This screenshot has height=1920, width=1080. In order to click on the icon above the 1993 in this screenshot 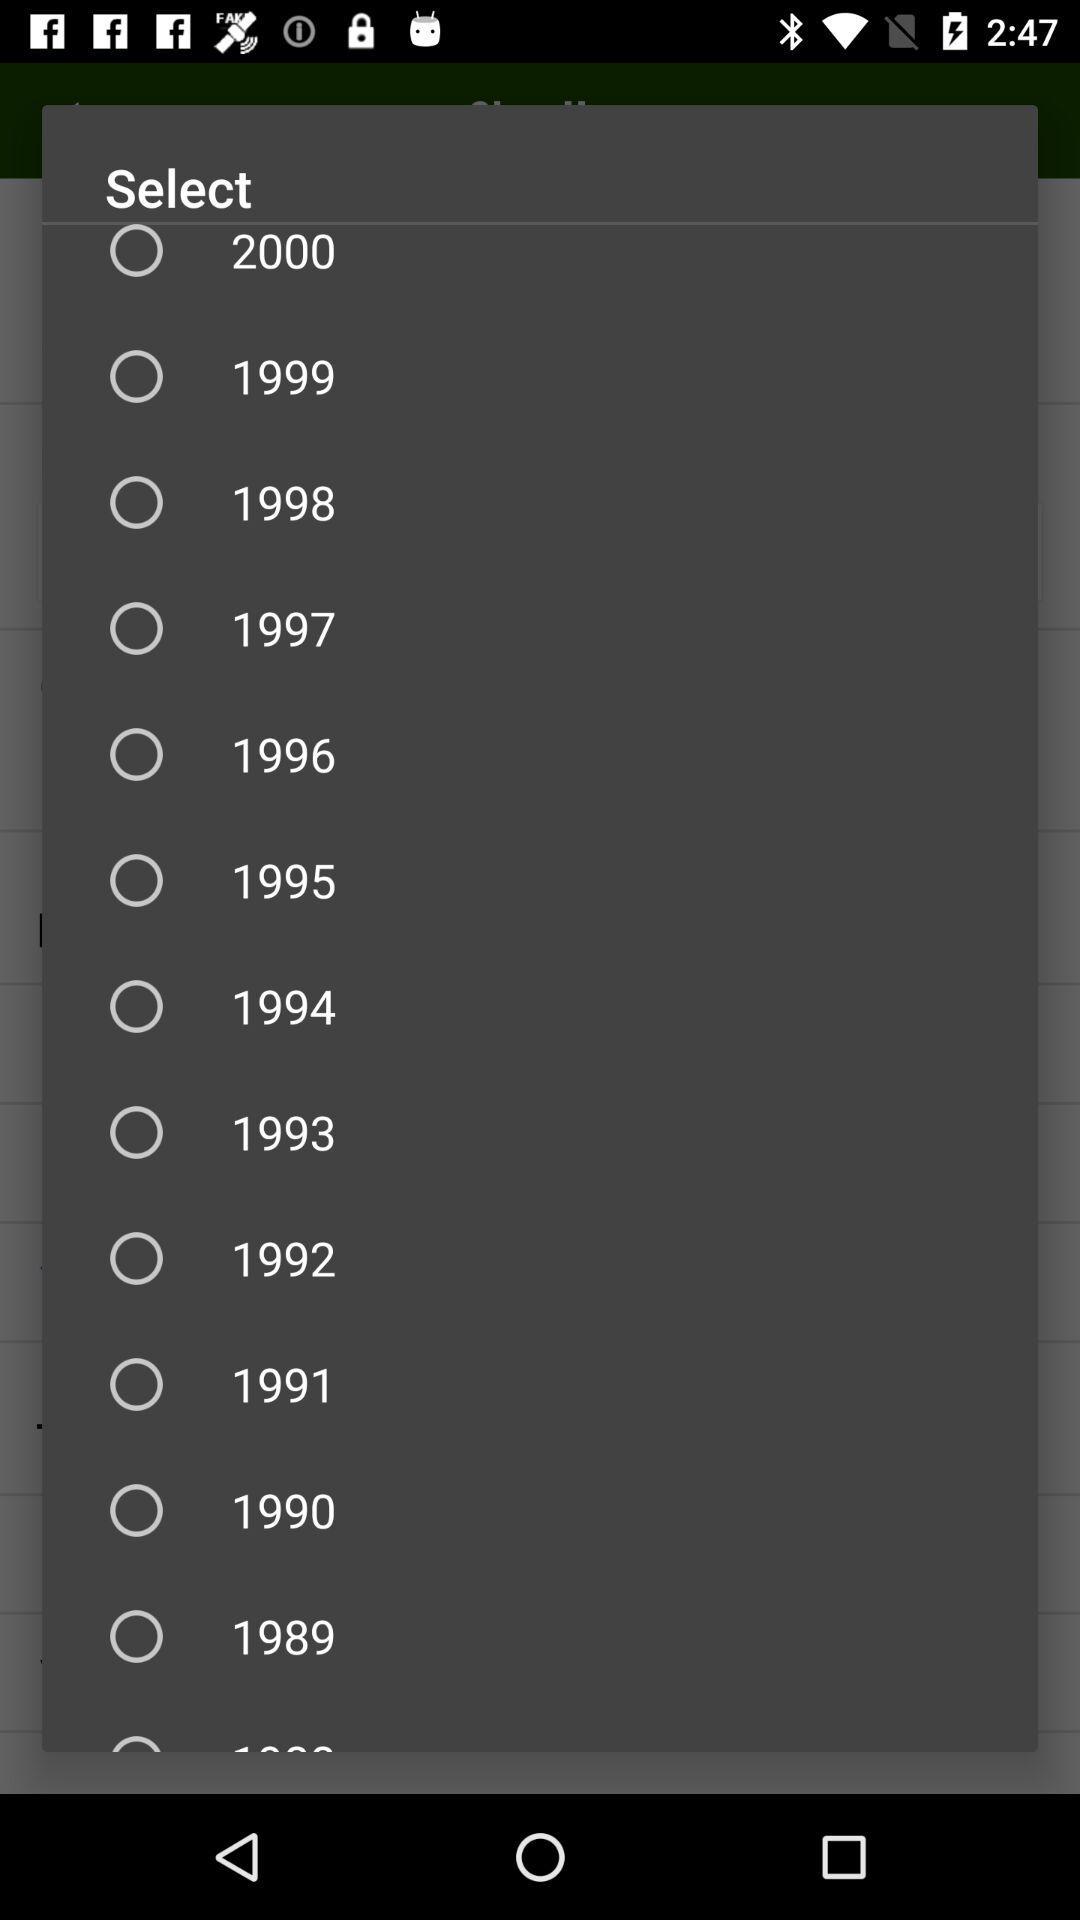, I will do `click(540, 1006)`.